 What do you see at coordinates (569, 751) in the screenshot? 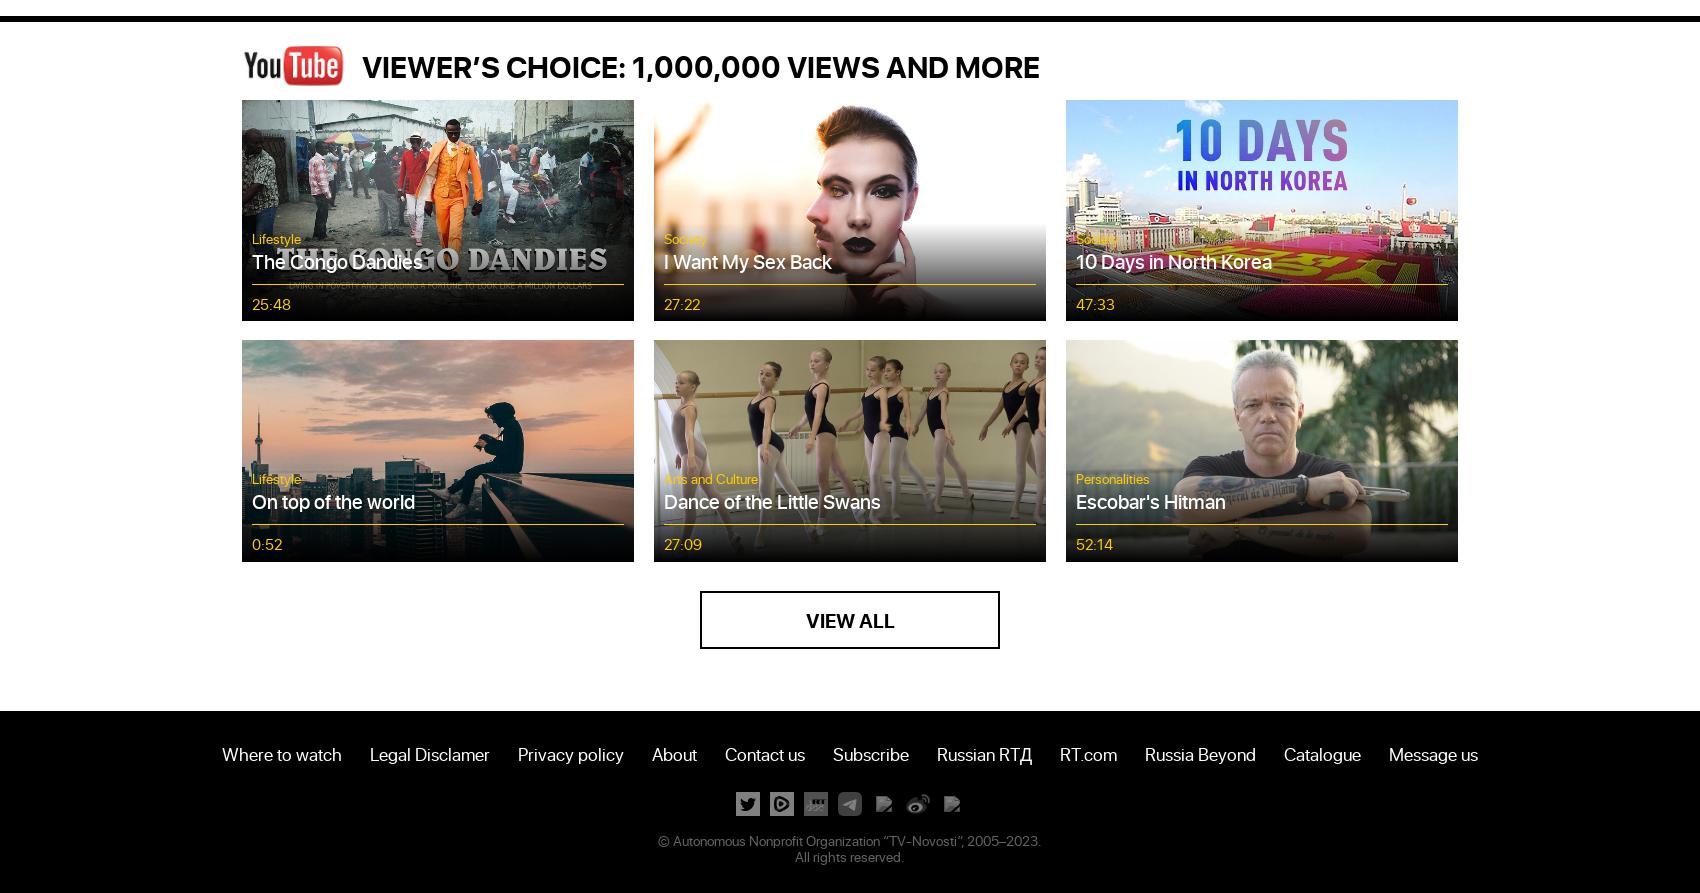
I see `'Privacy policy'` at bounding box center [569, 751].